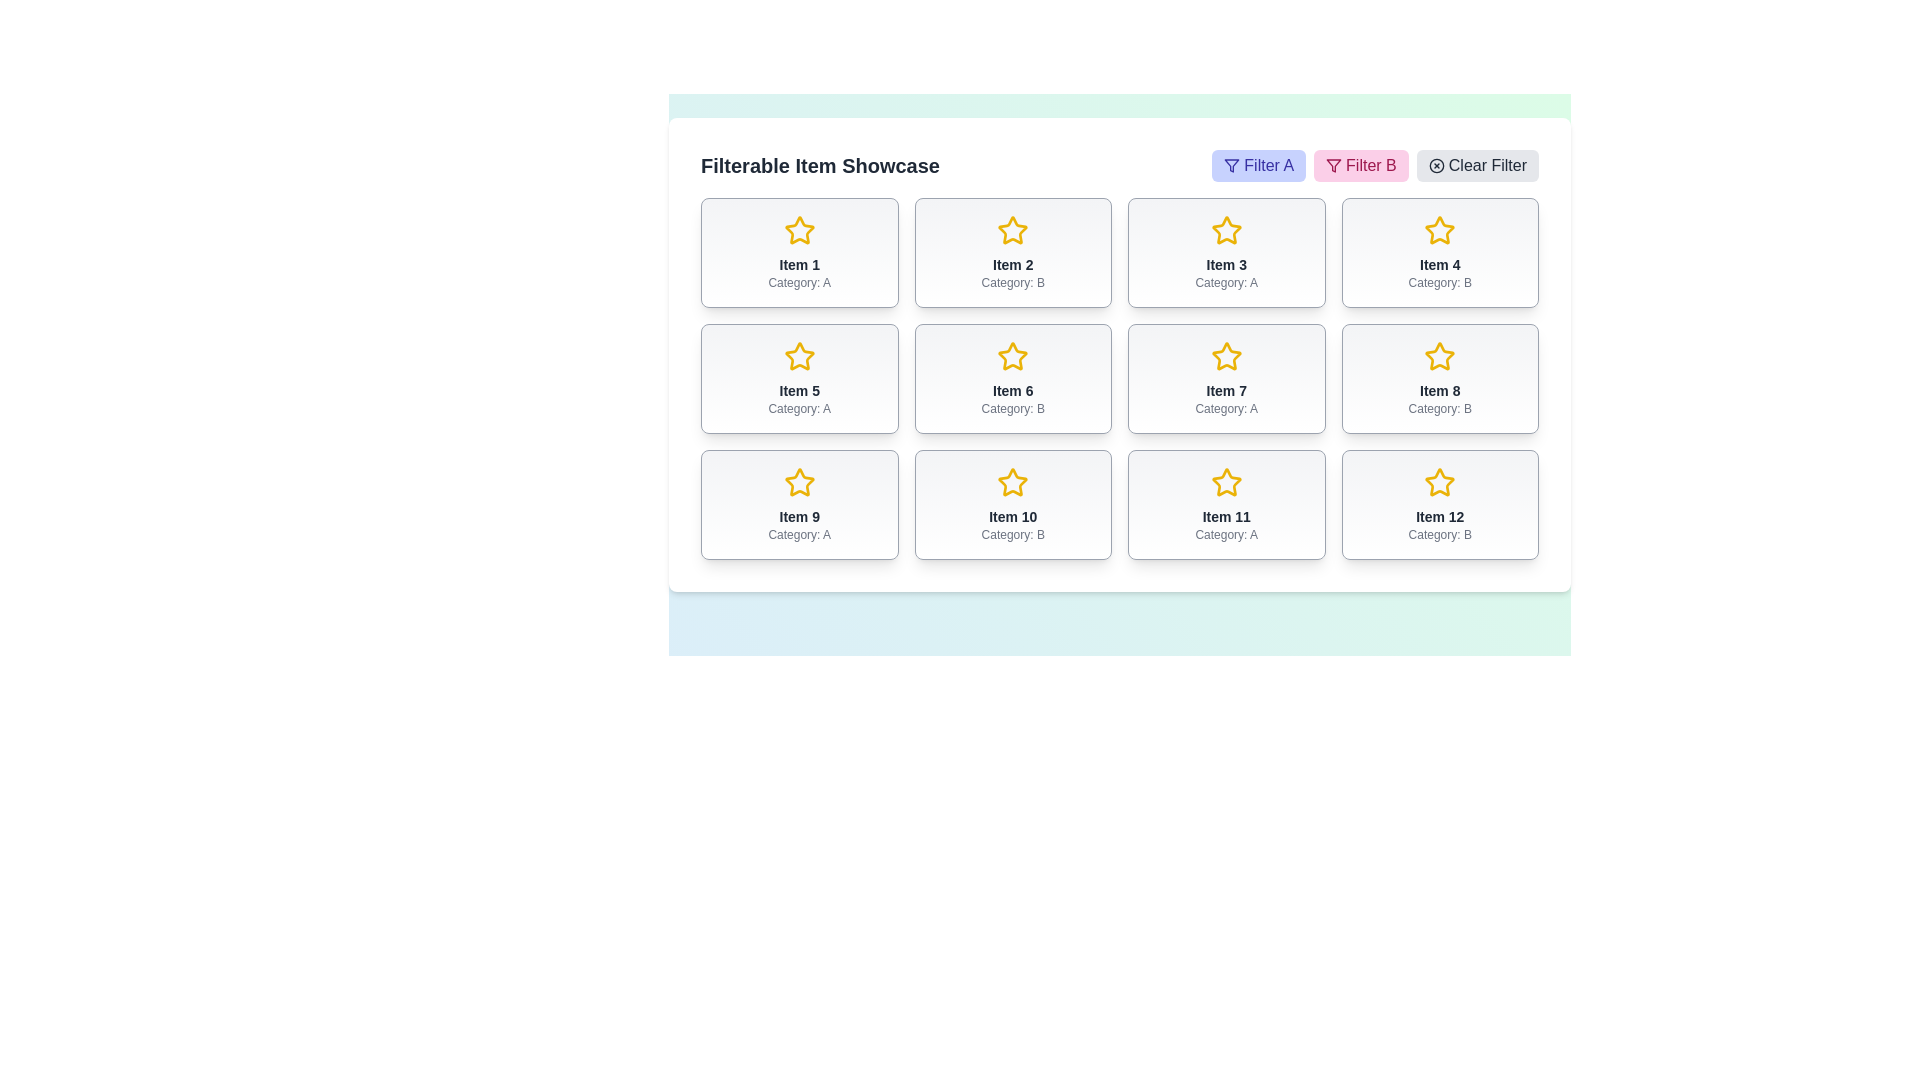 The image size is (1920, 1080). I want to click on the 'Clear Filter' button which is styled with a gray background and text, featuring a rounded rectangle shape and an 'X' icon to the left of the text, located in the top-right corner of the display area, so click(1477, 164).